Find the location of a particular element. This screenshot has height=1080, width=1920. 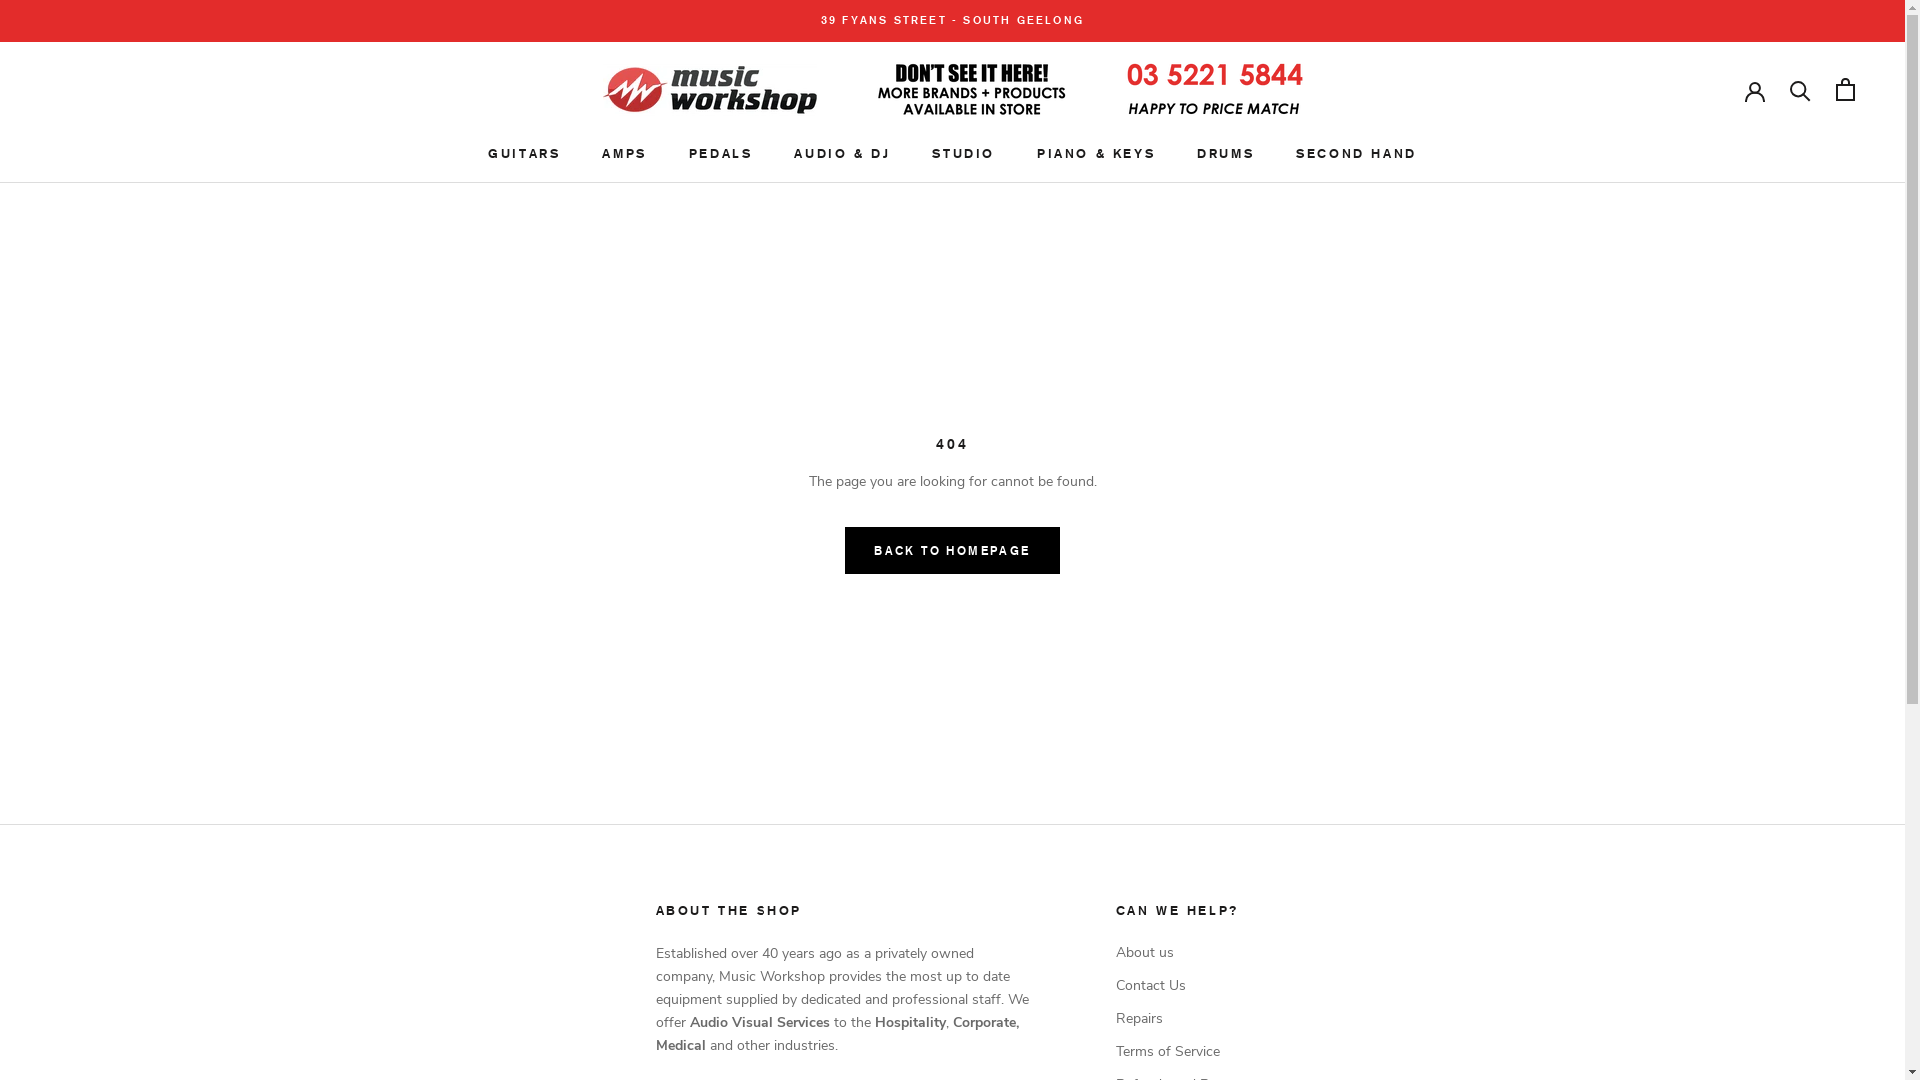

'Repairs' is located at coordinates (1182, 1018).